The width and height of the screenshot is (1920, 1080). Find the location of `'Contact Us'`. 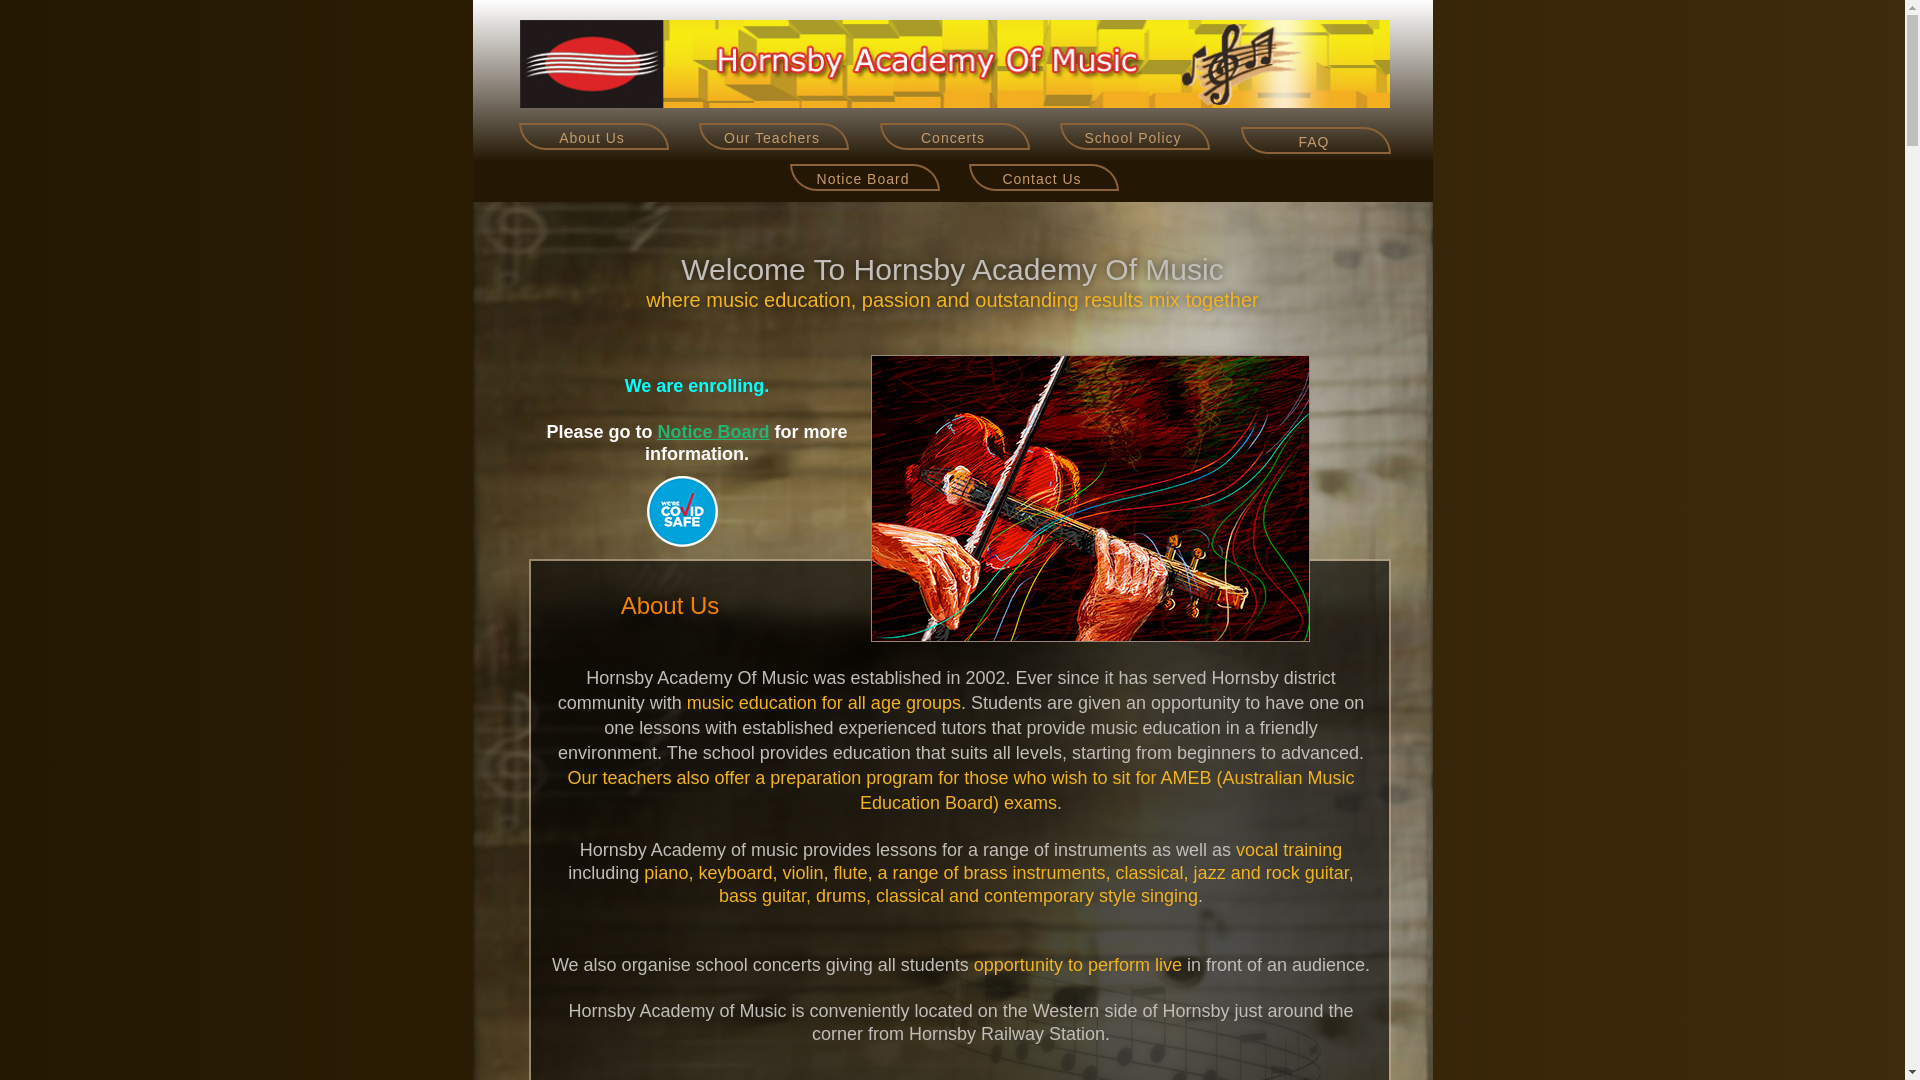

'Contact Us' is located at coordinates (1041, 176).